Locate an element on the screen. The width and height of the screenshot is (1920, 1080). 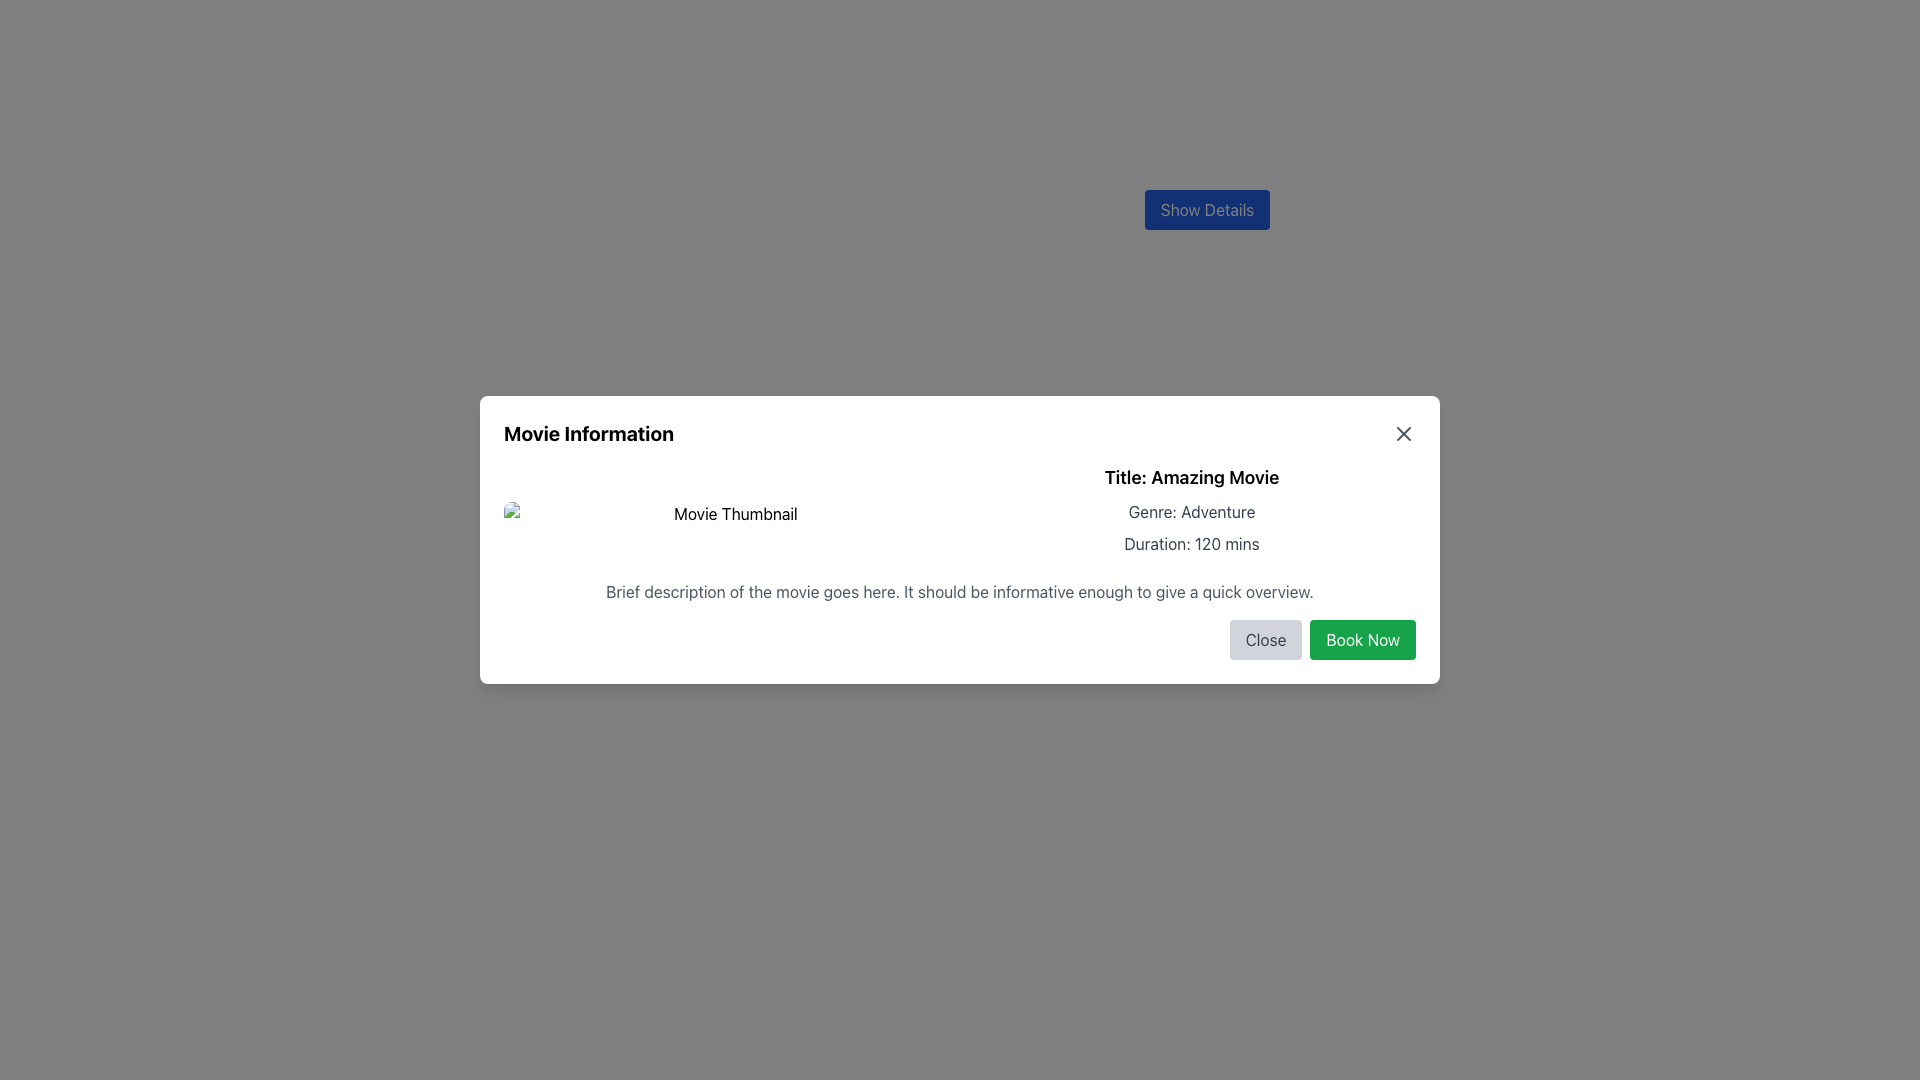
the text block displaying detailed information about the movie 'Amazing Movie' is located at coordinates (1191, 512).